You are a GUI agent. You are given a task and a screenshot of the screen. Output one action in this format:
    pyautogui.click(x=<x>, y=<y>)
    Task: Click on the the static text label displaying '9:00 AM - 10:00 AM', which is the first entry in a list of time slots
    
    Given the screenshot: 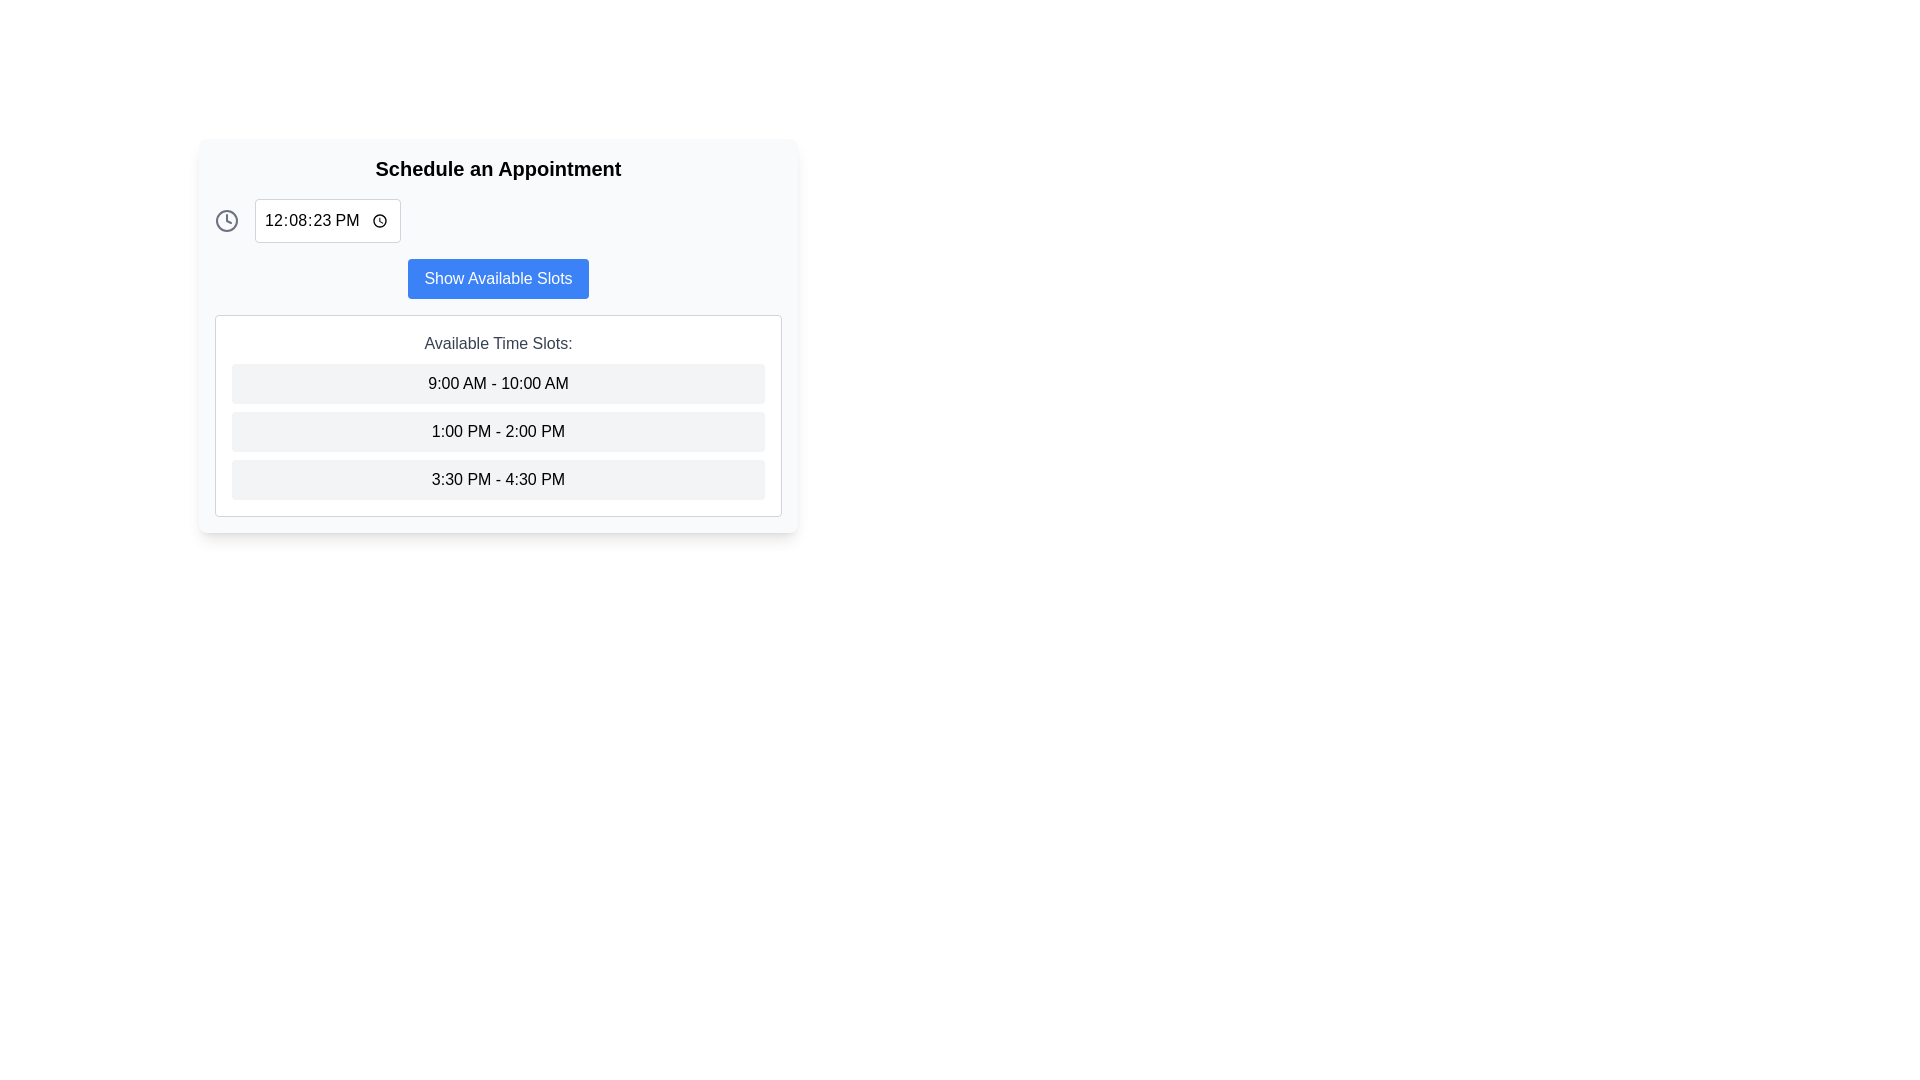 What is the action you would take?
    pyautogui.click(x=498, y=384)
    